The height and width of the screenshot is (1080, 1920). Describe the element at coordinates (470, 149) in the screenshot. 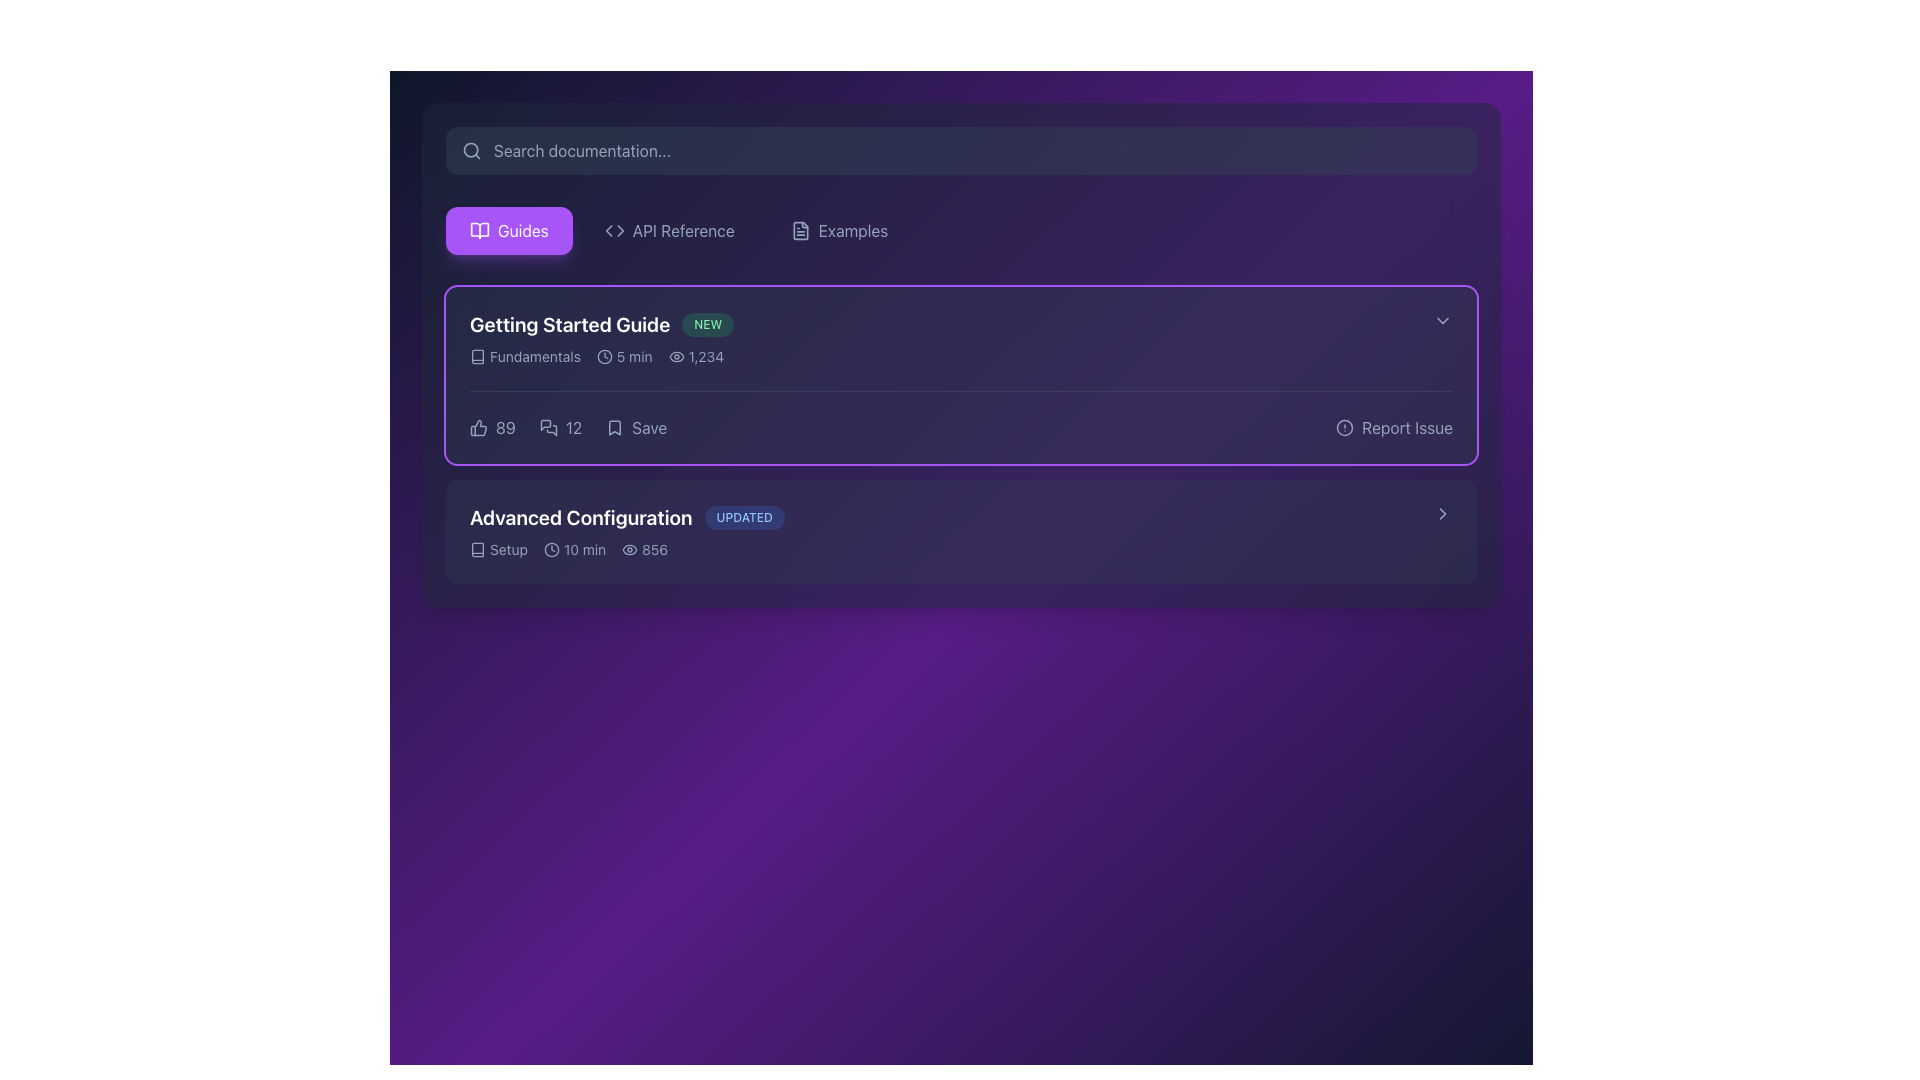

I see `the search icon, which is a light slate gray magnifying glass shape located on the left side of the search bar, aligned vertically in the middle` at that location.